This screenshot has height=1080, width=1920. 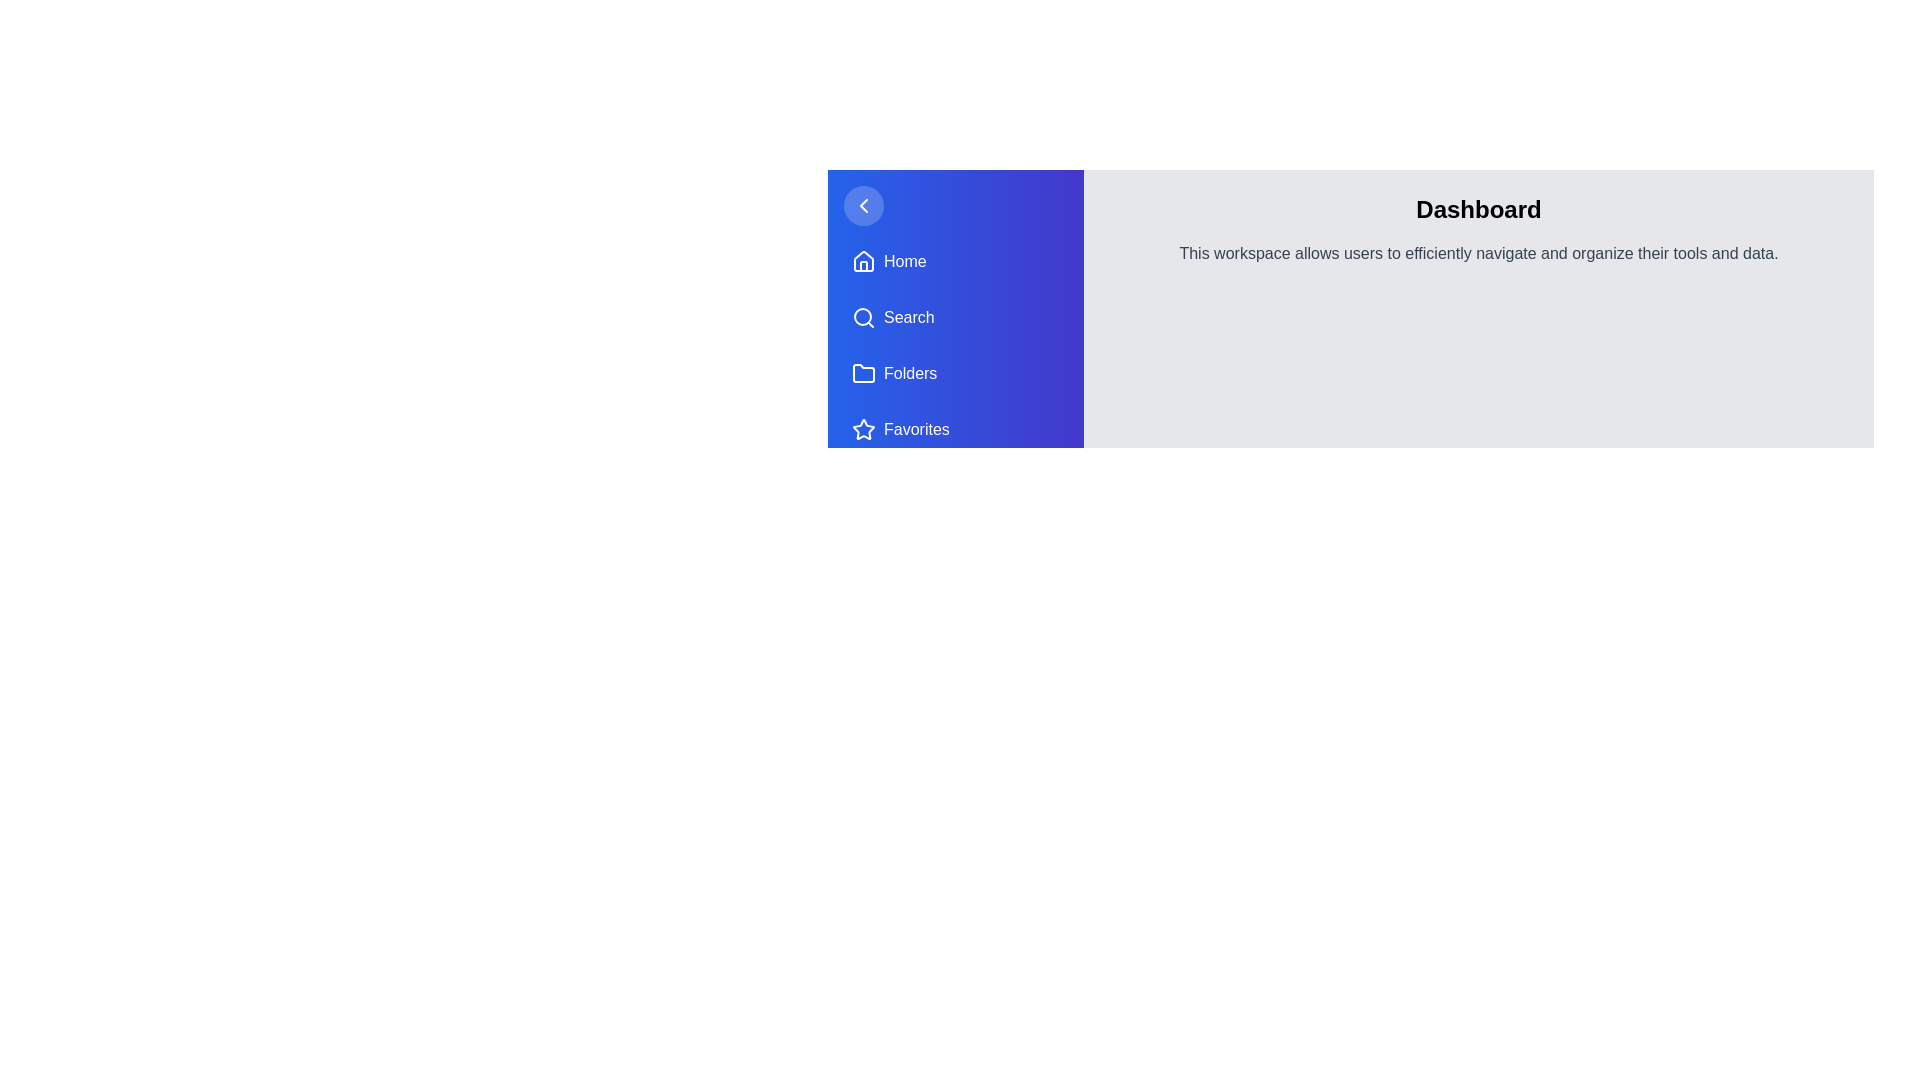 I want to click on the navigation item Folders, so click(x=954, y=374).